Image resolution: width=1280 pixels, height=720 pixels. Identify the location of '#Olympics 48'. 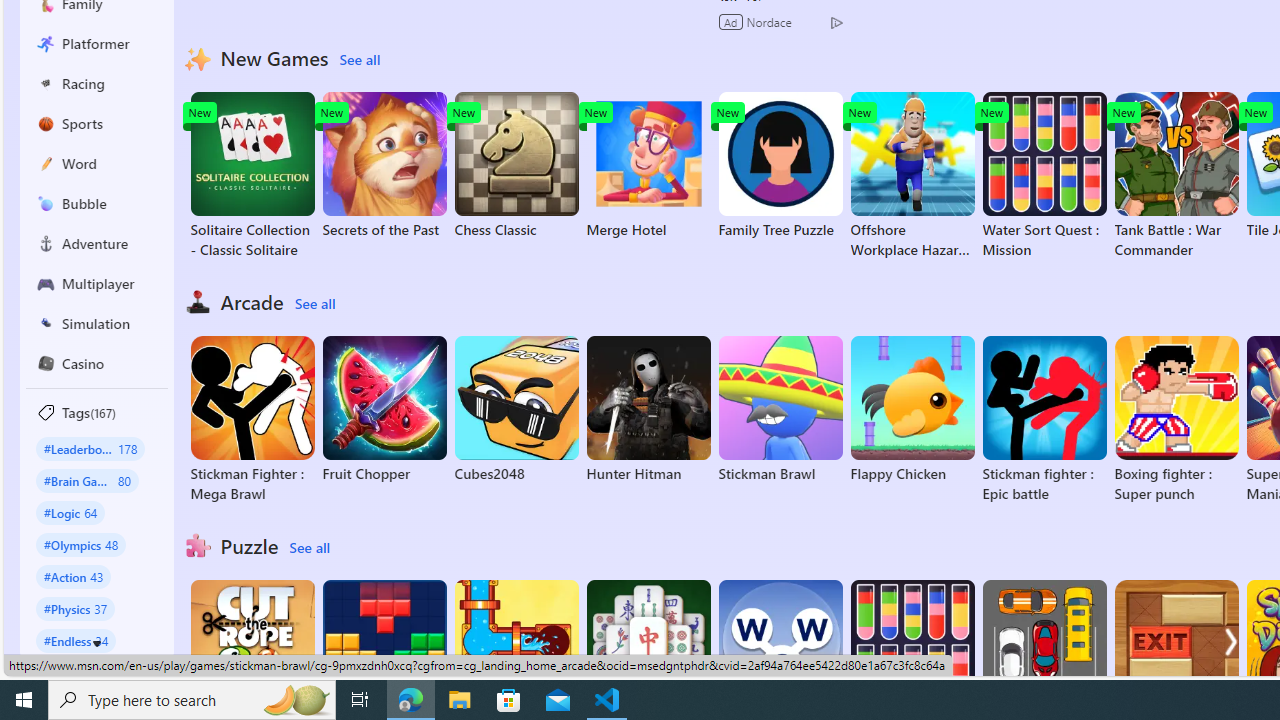
(80, 544).